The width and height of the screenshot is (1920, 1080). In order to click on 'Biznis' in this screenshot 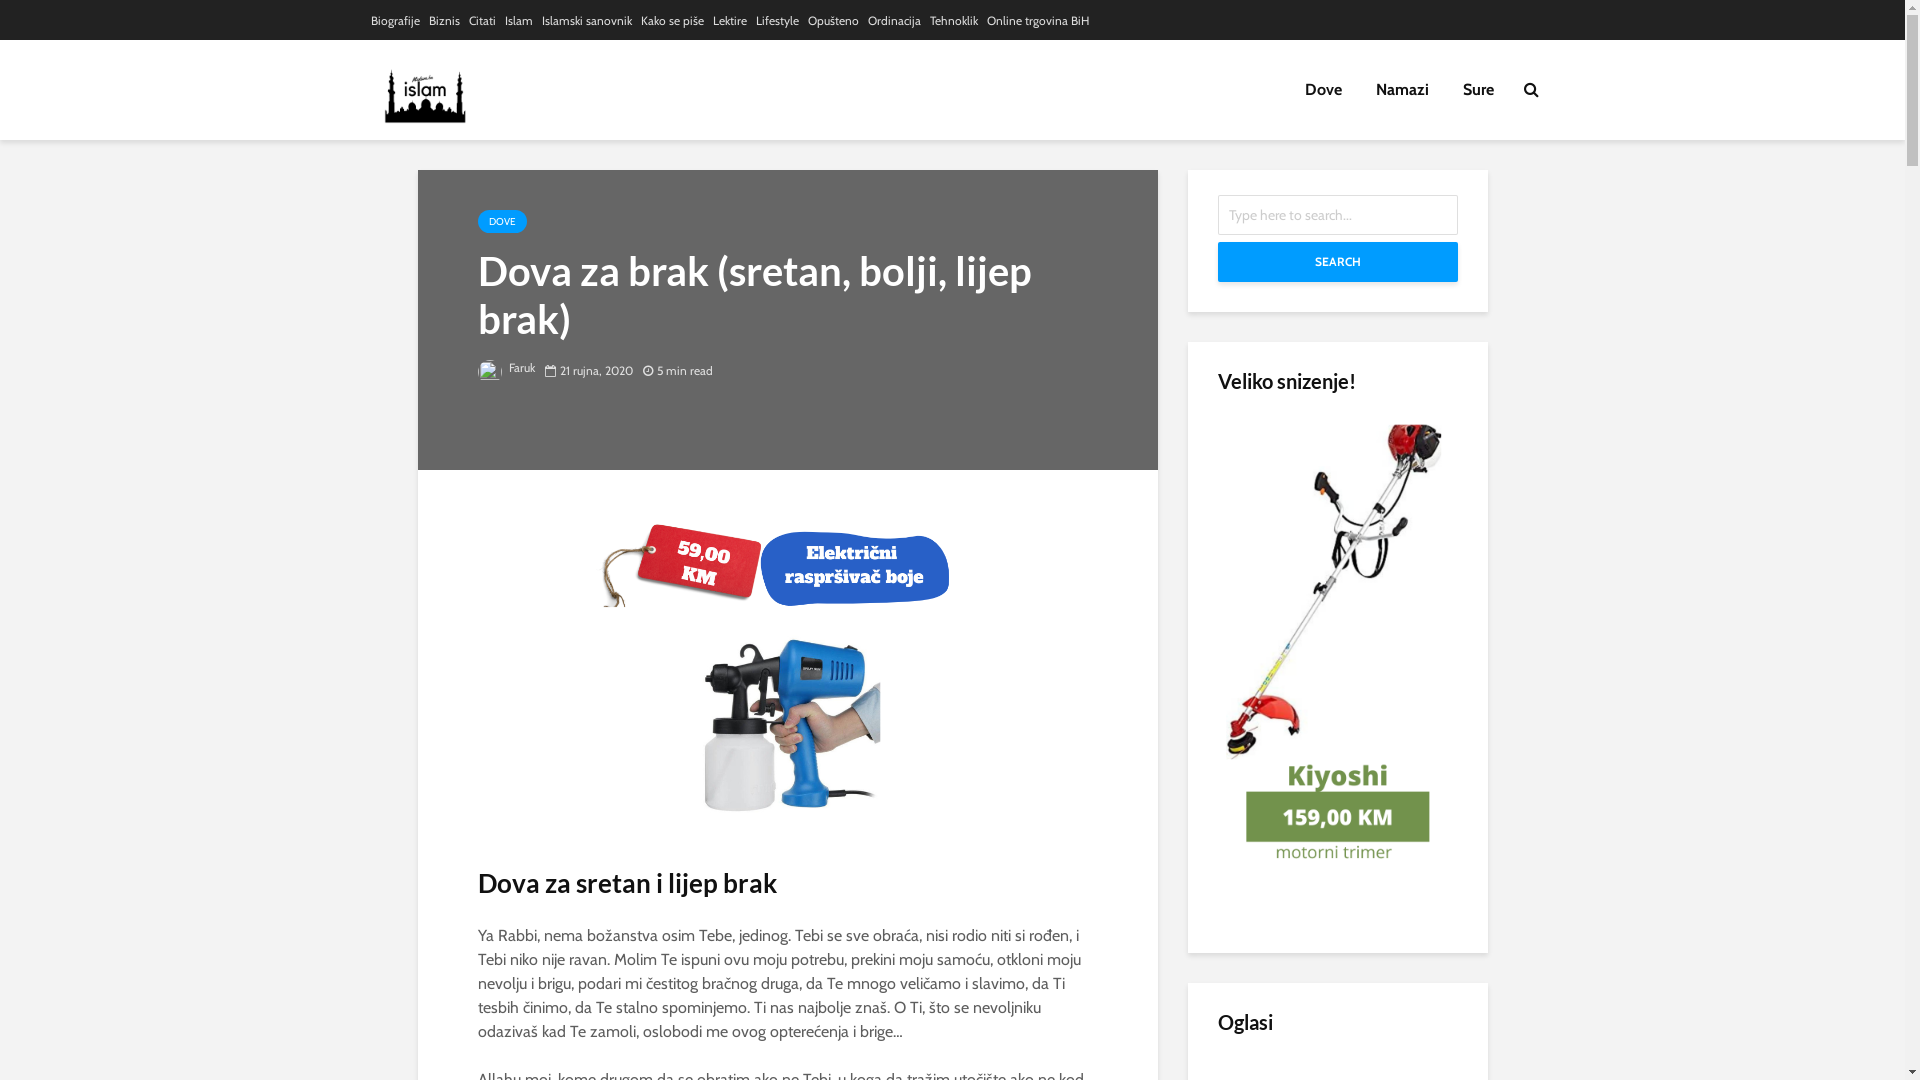, I will do `click(442, 20)`.